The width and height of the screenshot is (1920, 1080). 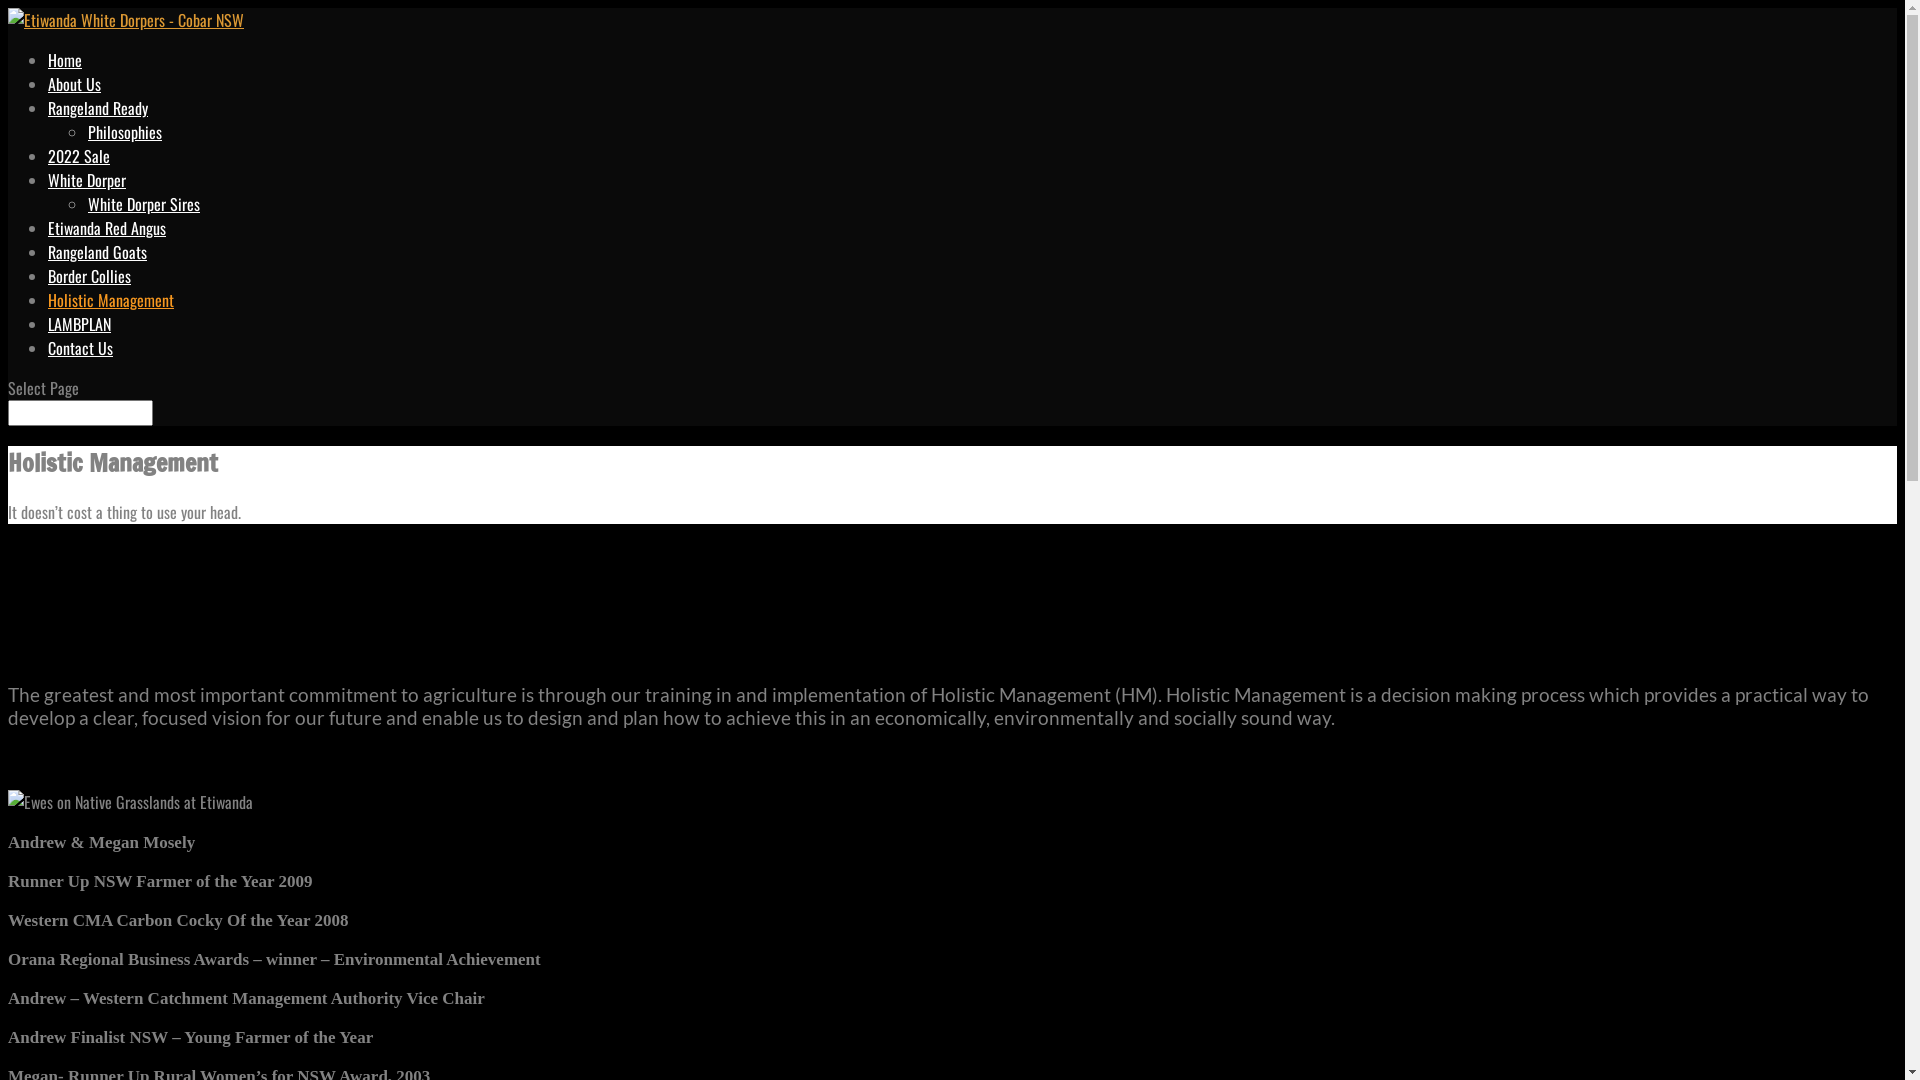 I want to click on 'About Us', so click(x=74, y=83).